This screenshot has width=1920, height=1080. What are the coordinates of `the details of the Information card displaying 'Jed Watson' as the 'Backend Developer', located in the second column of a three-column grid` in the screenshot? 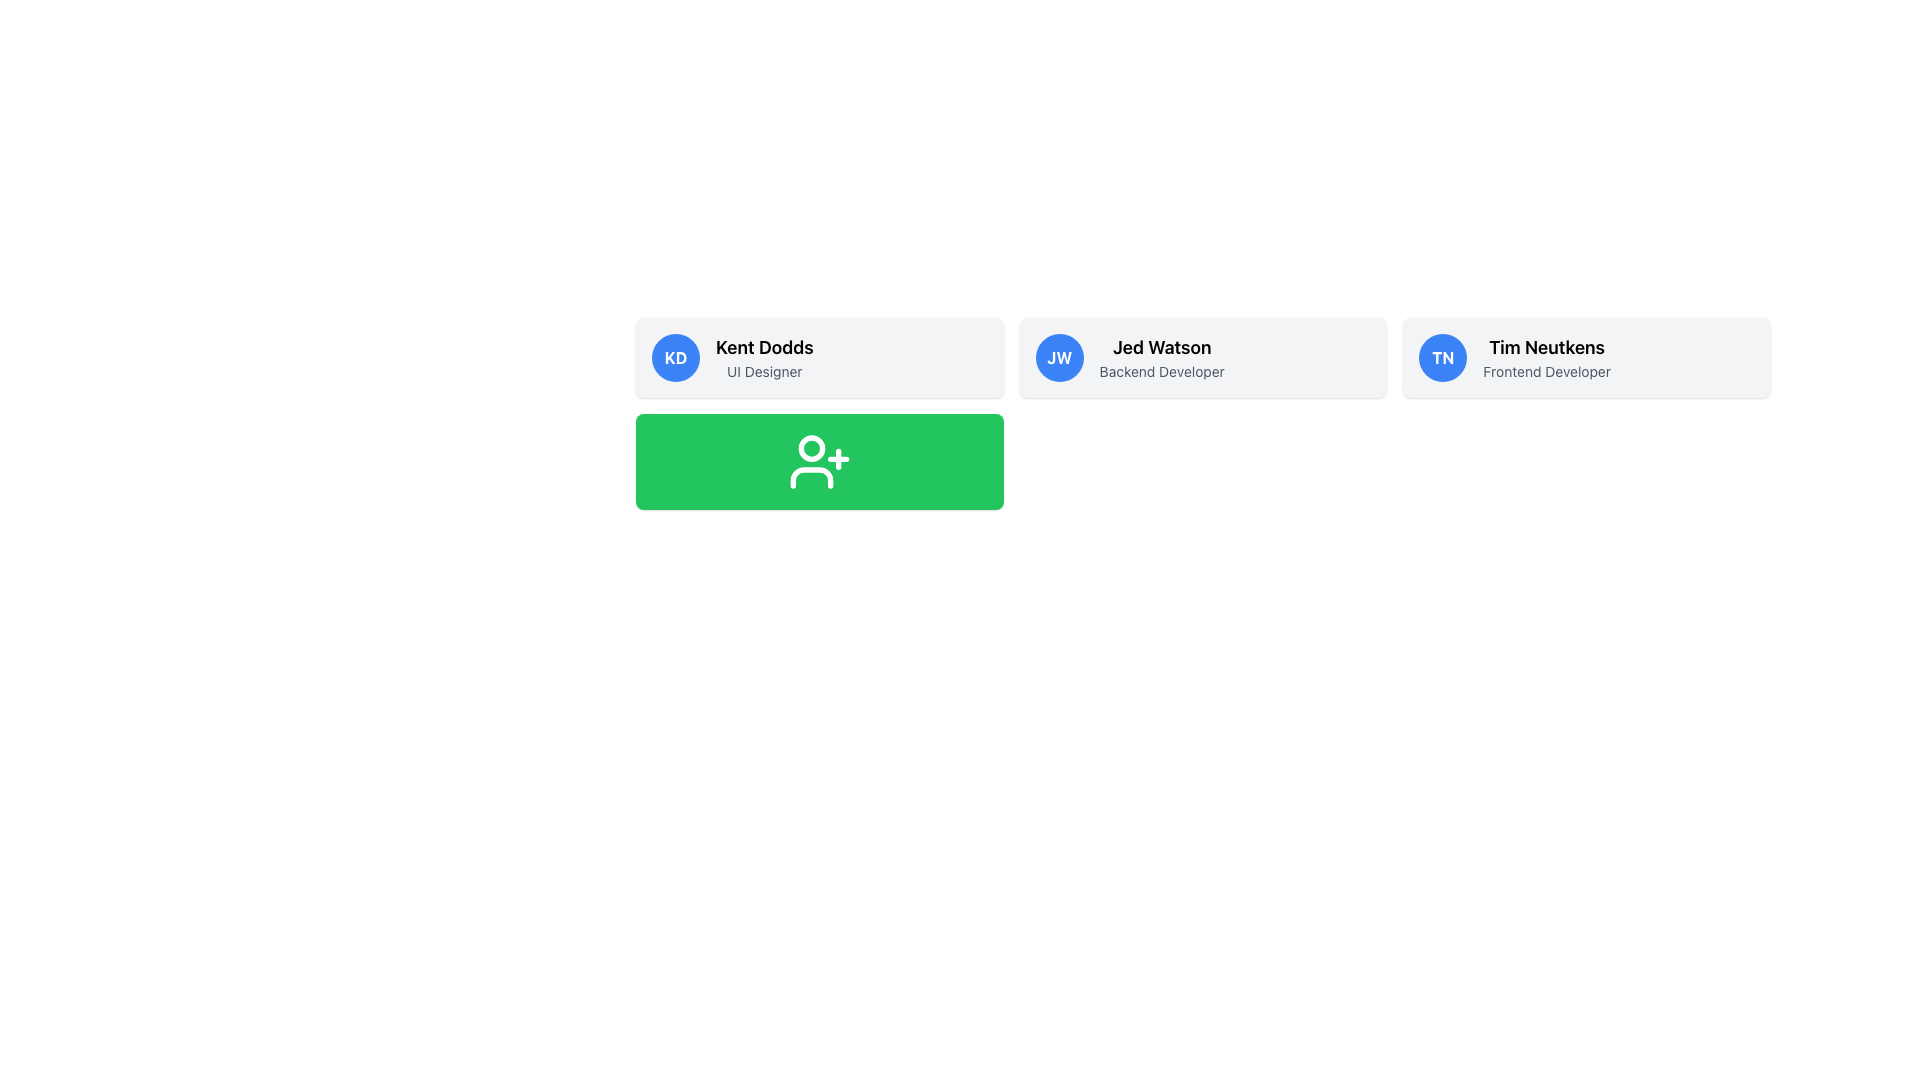 It's located at (1202, 357).